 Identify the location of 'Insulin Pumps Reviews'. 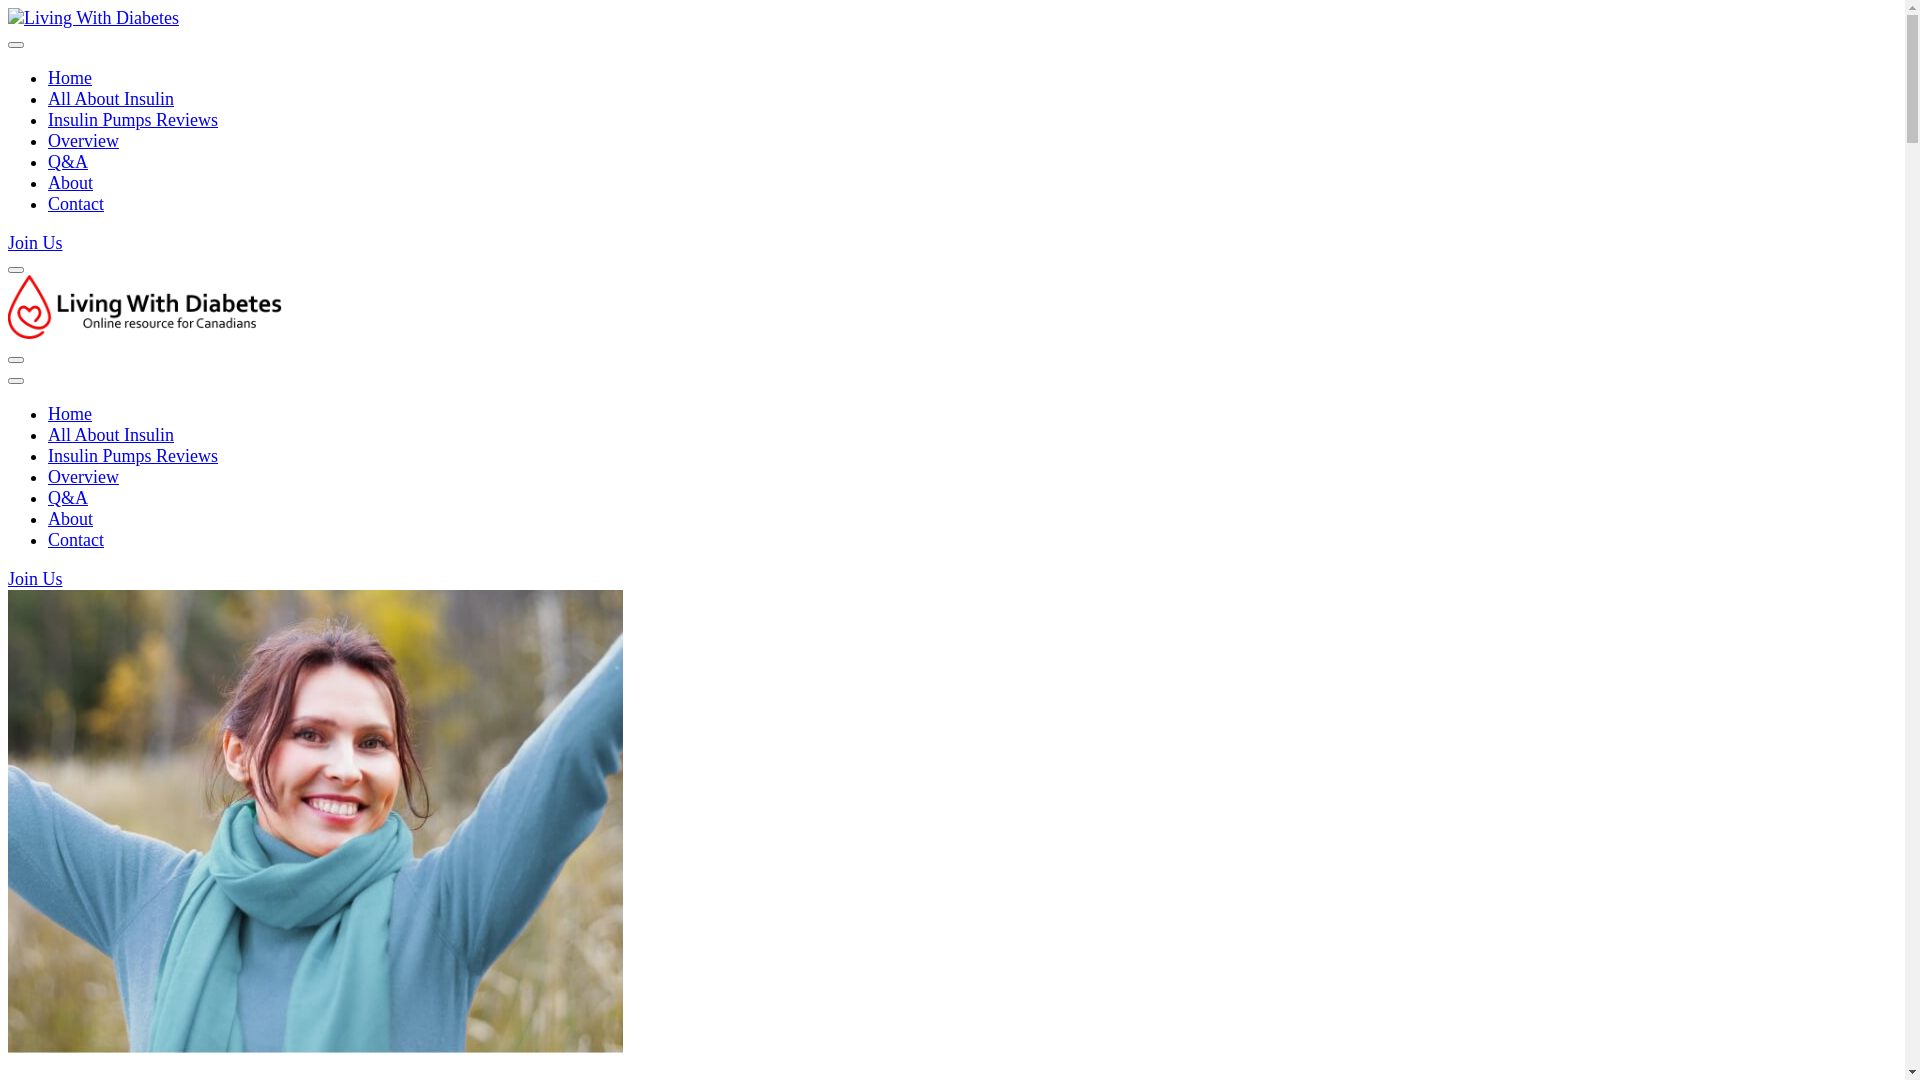
(132, 455).